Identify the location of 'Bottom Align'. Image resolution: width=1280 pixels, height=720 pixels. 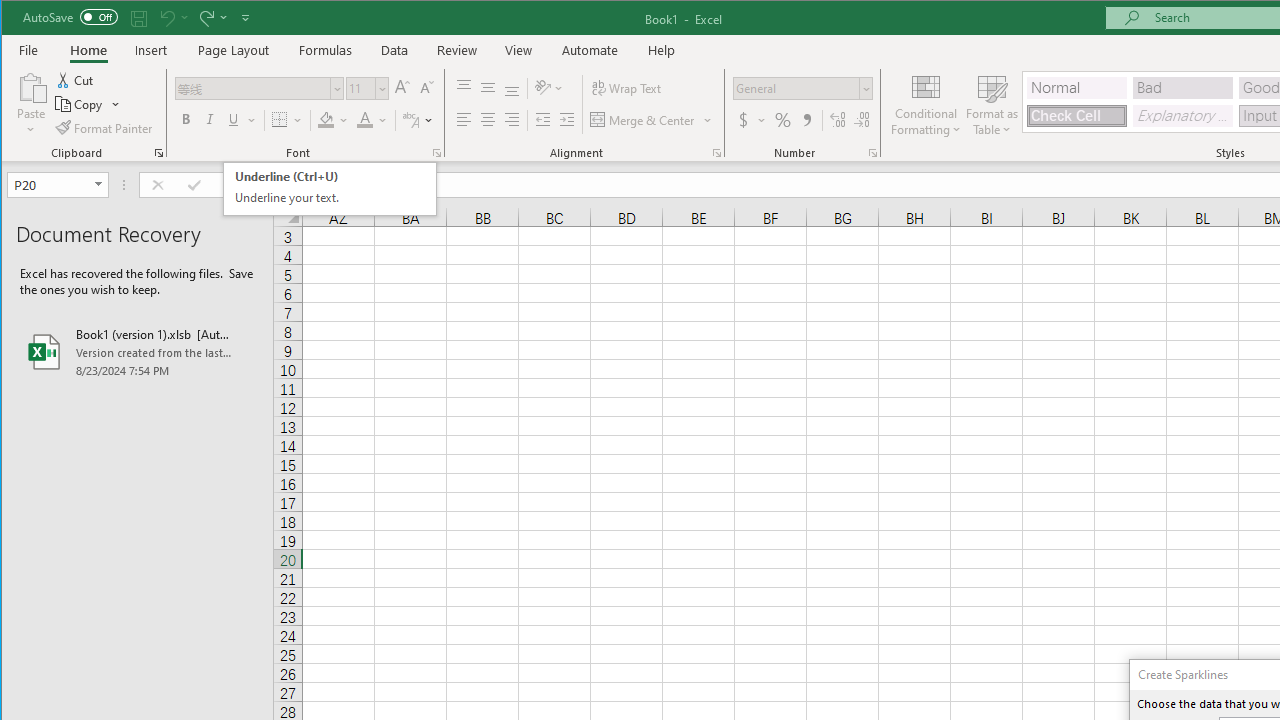
(512, 87).